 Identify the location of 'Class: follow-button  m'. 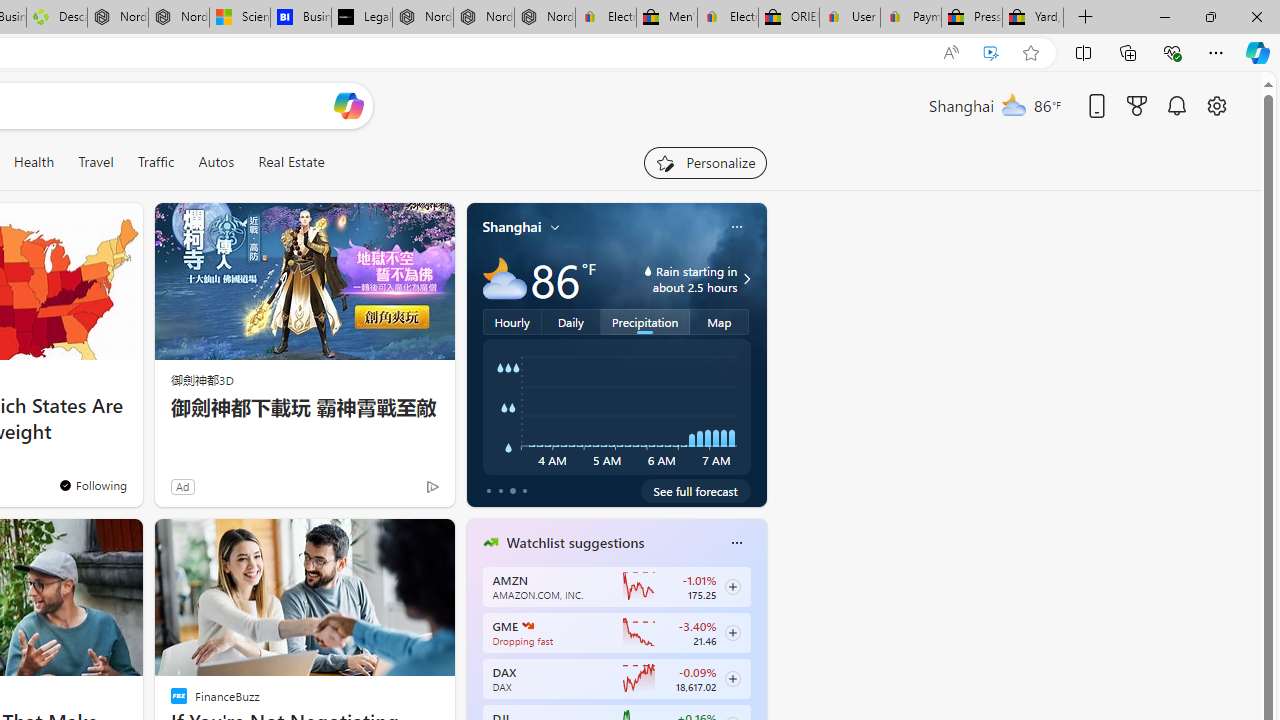
(731, 677).